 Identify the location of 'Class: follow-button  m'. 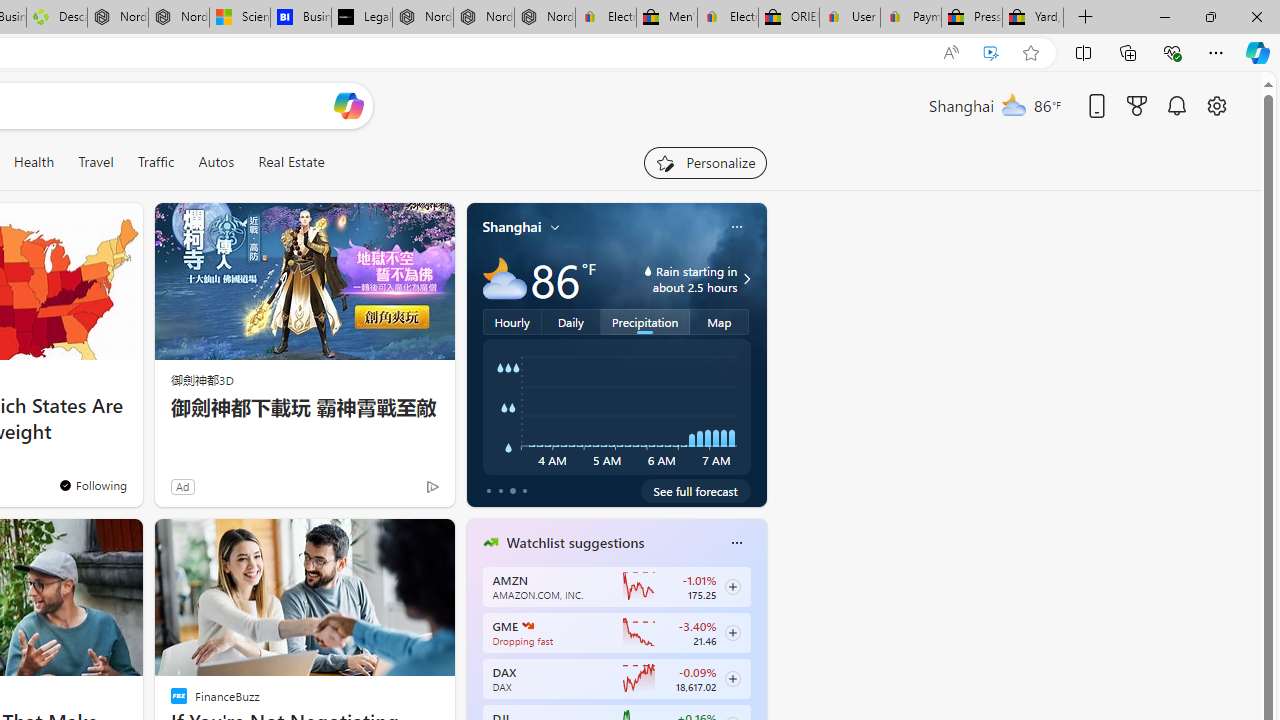
(731, 677).